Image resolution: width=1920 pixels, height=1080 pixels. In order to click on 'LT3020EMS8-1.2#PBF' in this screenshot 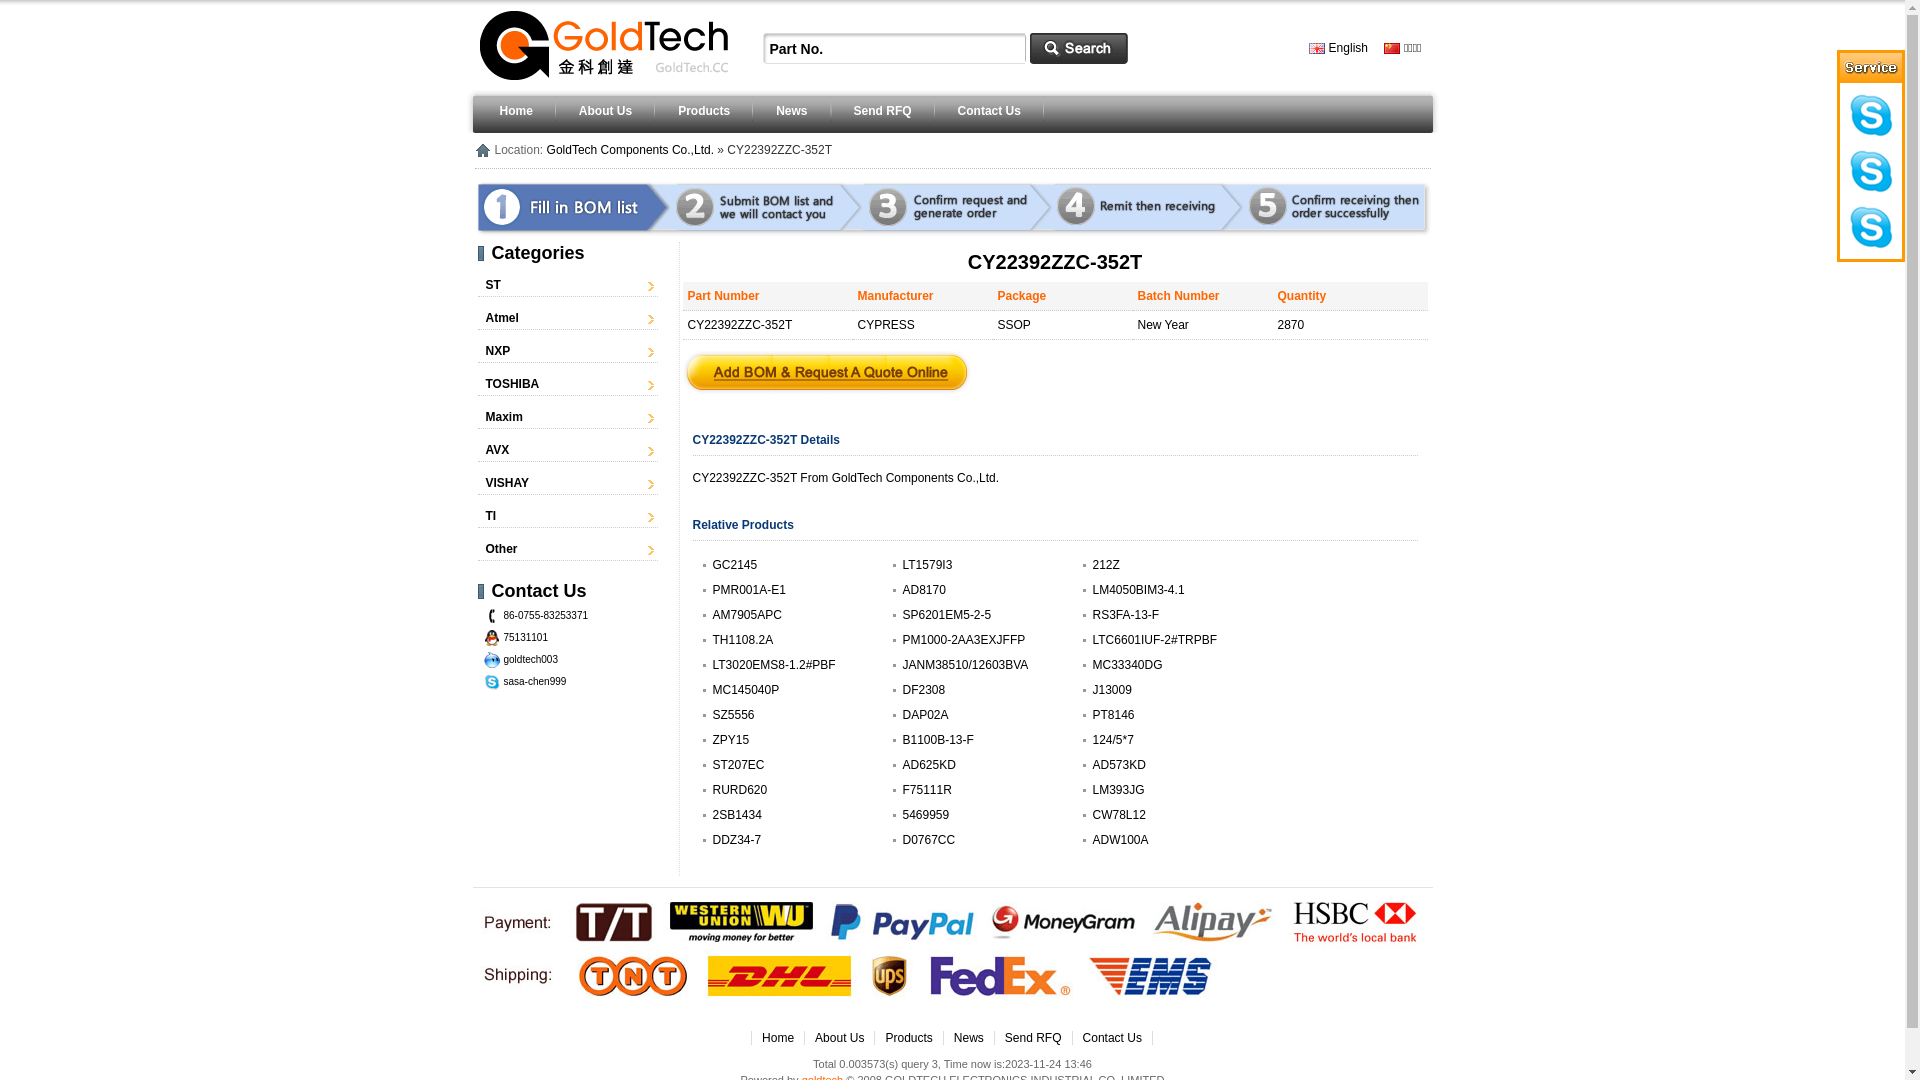, I will do `click(711, 664)`.